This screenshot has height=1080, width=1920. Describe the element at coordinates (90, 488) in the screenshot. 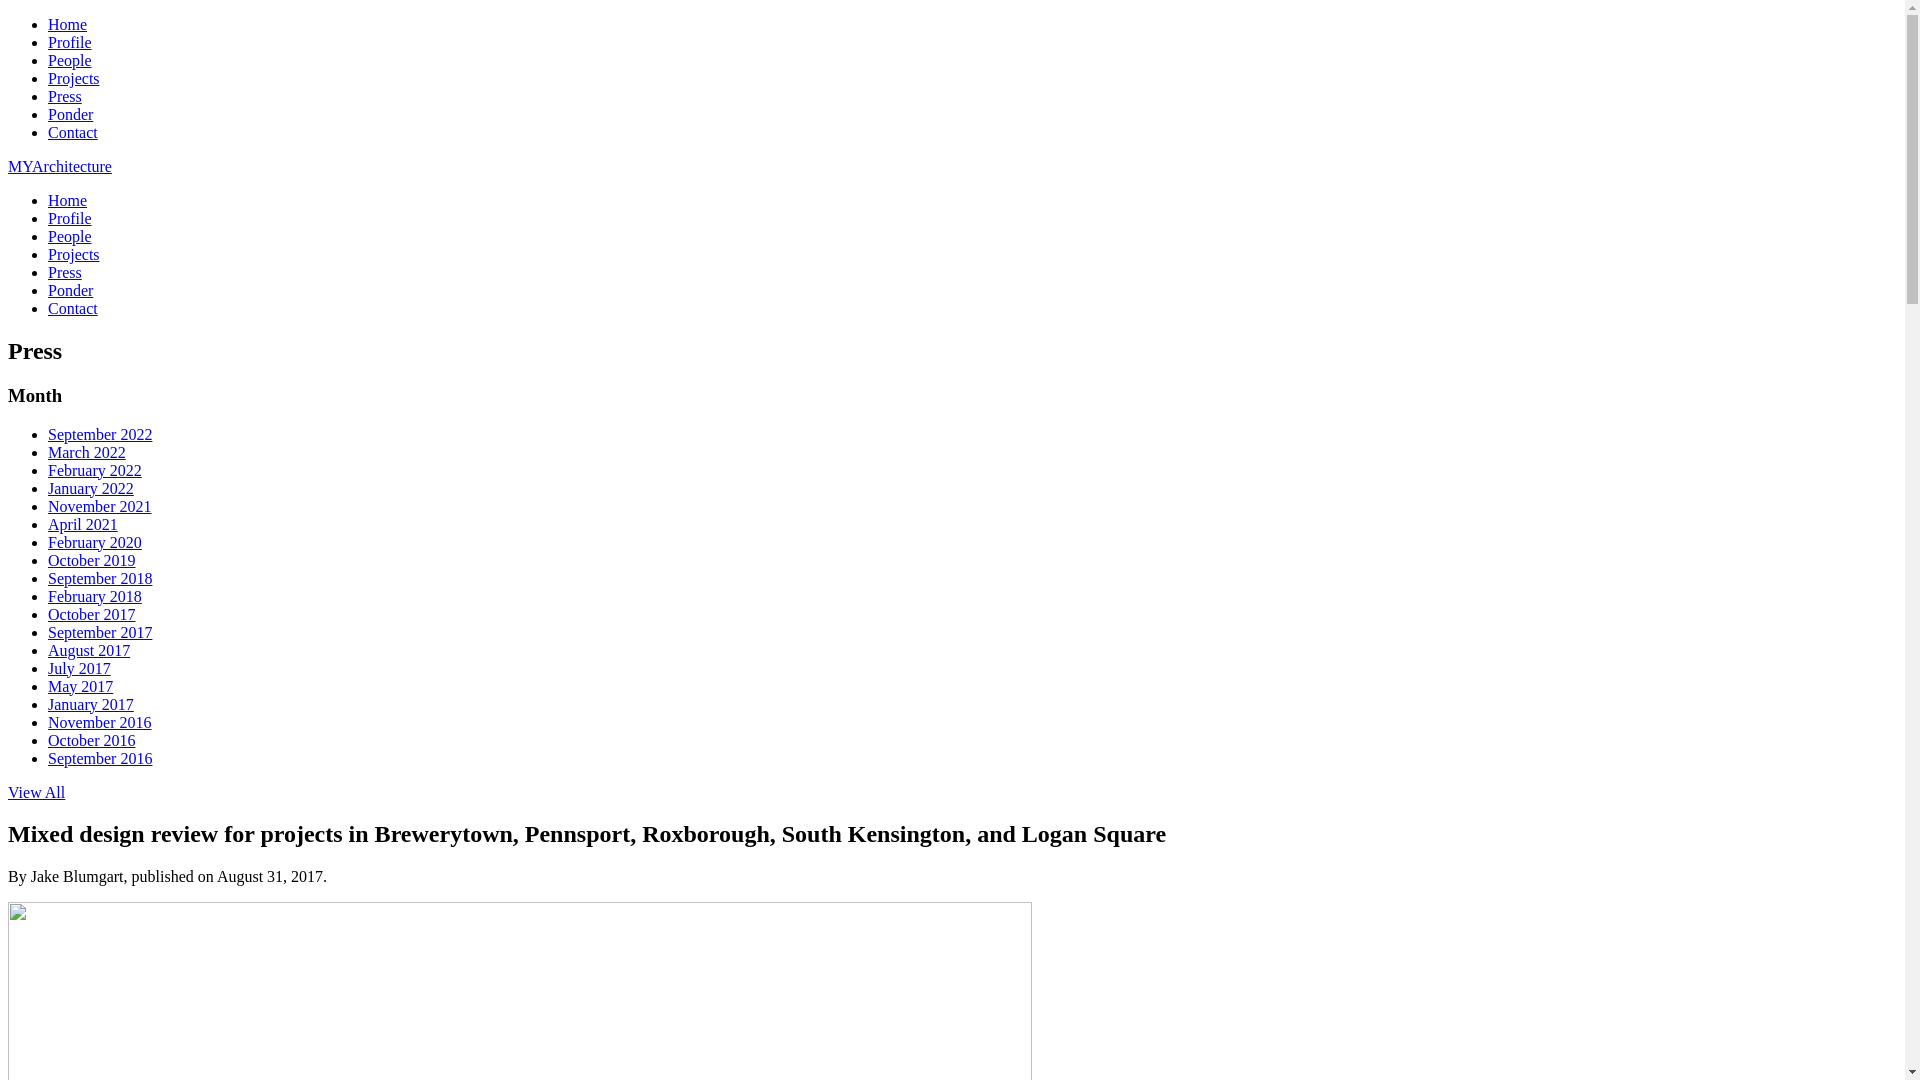

I see `'January 2022'` at that location.